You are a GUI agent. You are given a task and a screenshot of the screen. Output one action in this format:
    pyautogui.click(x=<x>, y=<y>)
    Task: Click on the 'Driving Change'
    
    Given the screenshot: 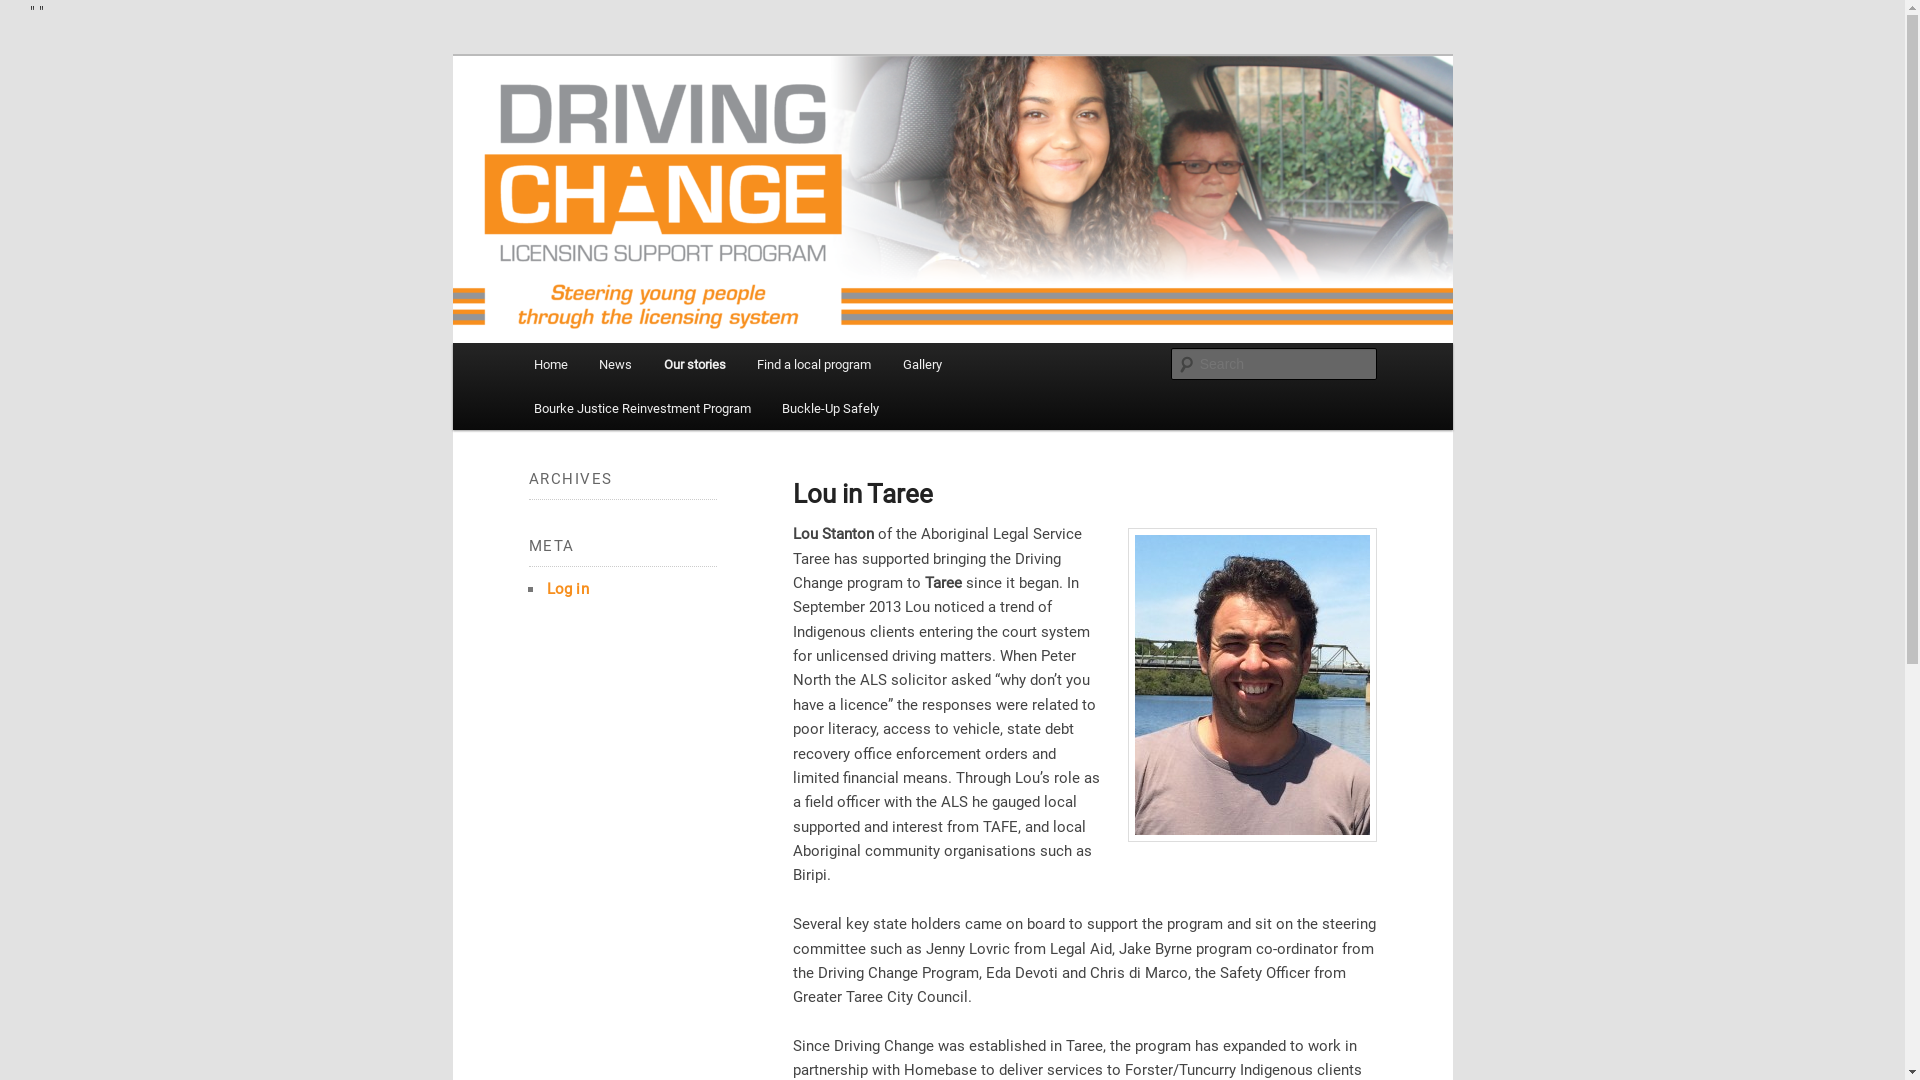 What is the action you would take?
    pyautogui.click(x=628, y=146)
    